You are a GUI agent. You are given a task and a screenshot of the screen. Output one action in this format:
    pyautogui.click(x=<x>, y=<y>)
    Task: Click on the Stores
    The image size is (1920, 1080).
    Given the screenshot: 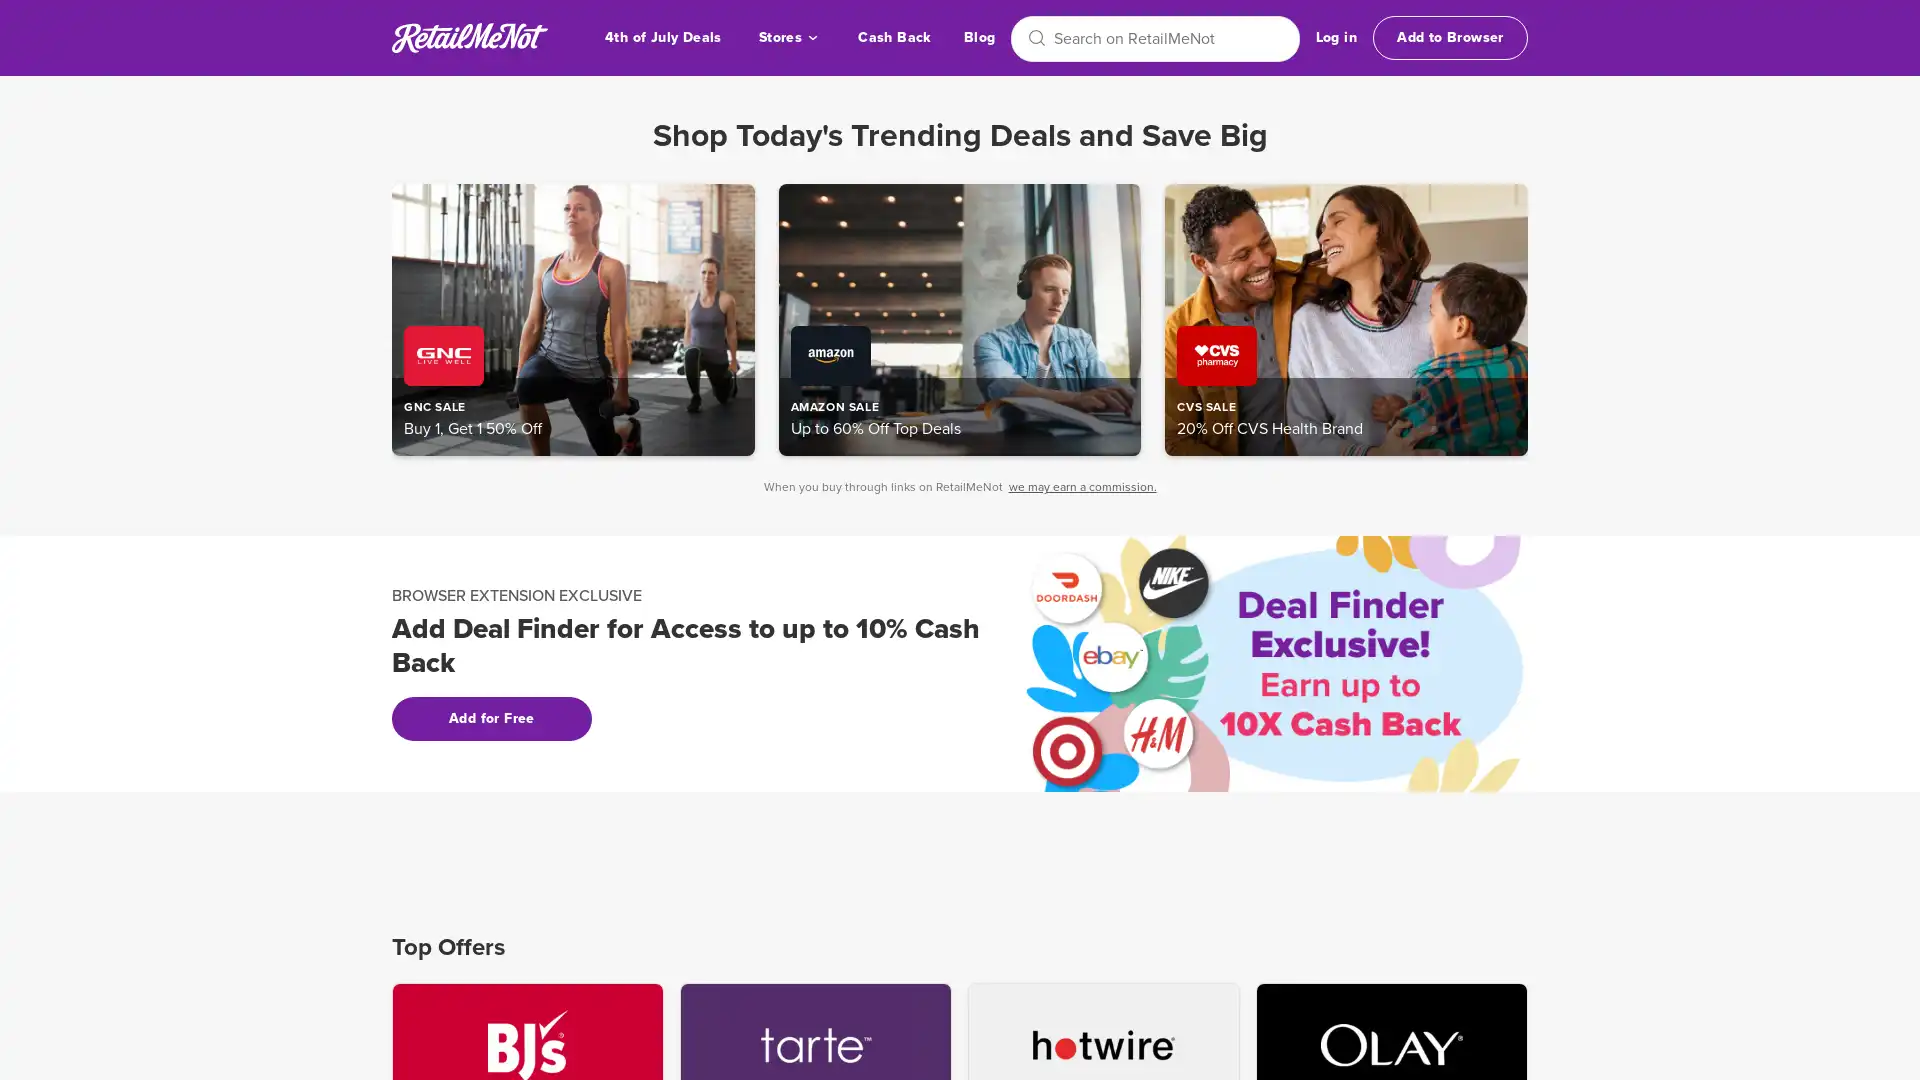 What is the action you would take?
    pyautogui.click(x=788, y=38)
    